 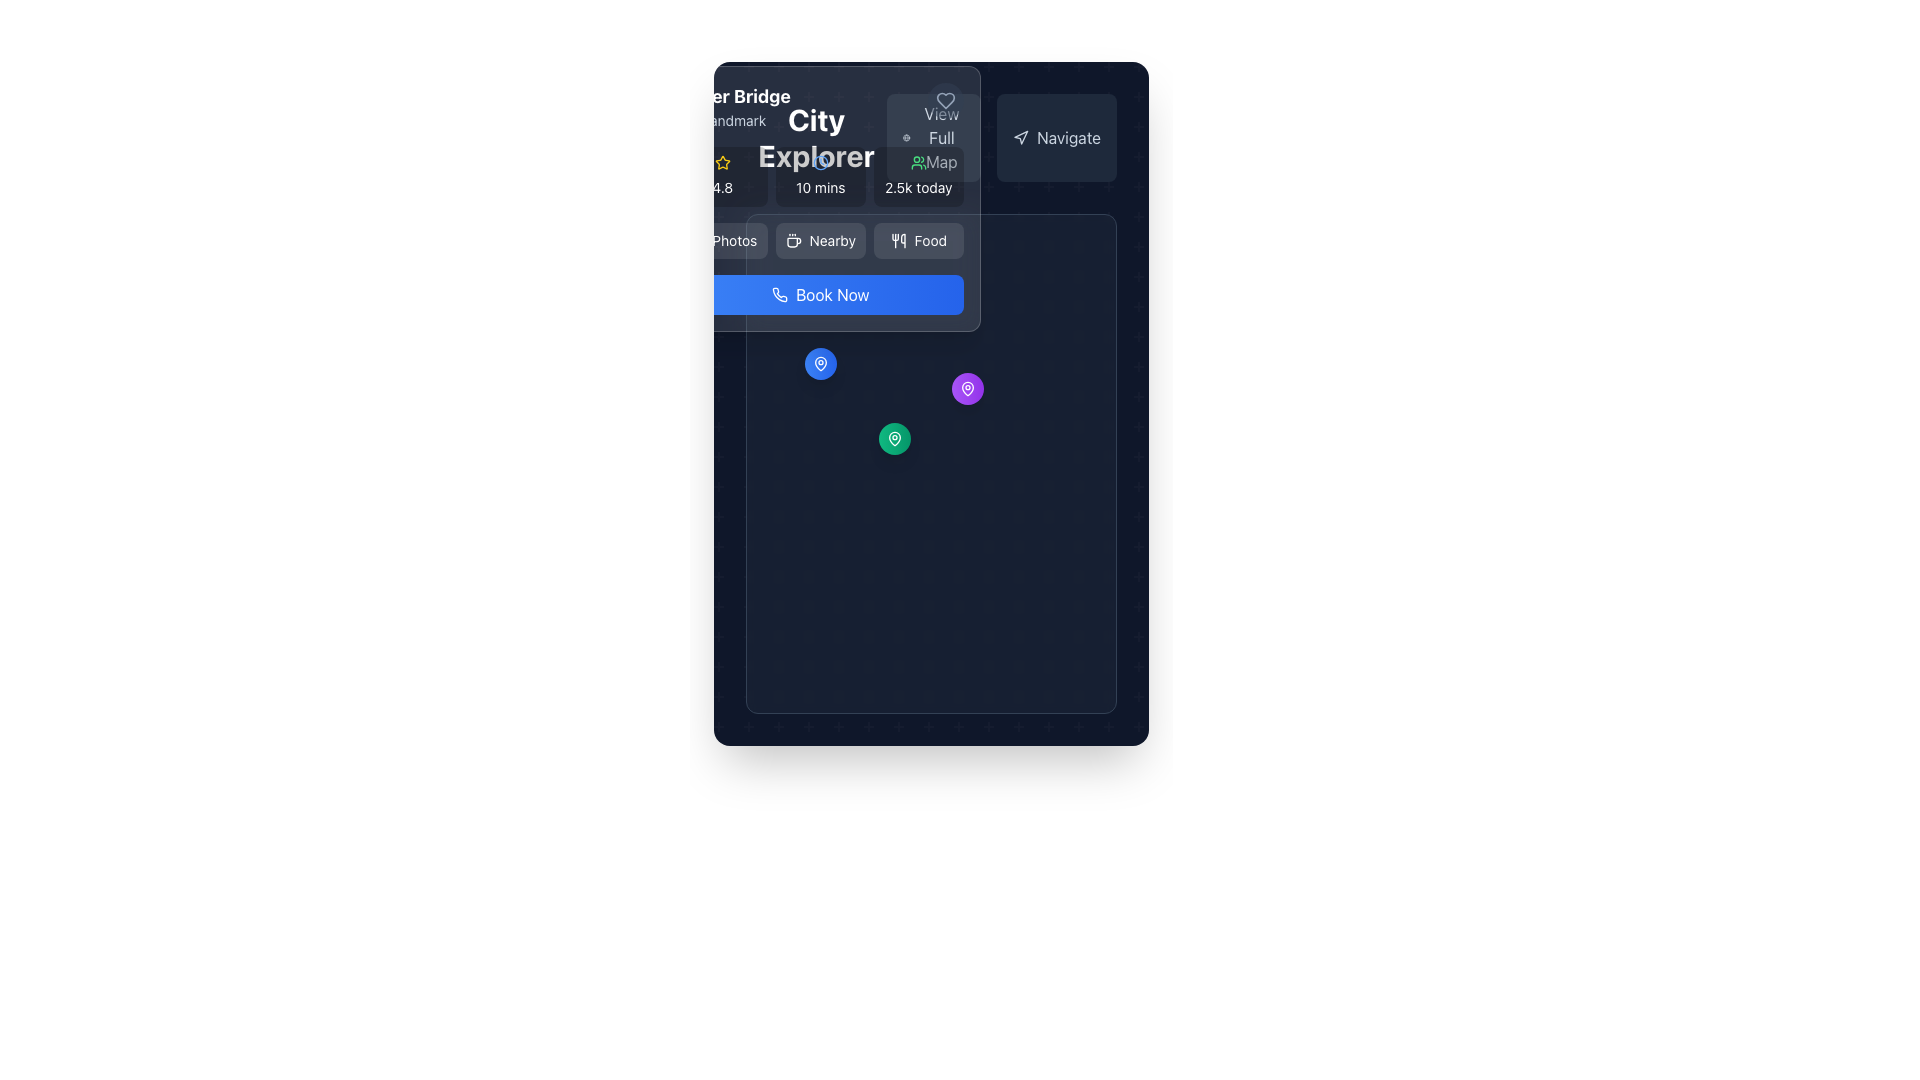 What do you see at coordinates (816, 137) in the screenshot?
I see `the text label displaying 'City Explorer', which is styled in bold, large white font against a darker background, located near the top left of the interface` at bounding box center [816, 137].